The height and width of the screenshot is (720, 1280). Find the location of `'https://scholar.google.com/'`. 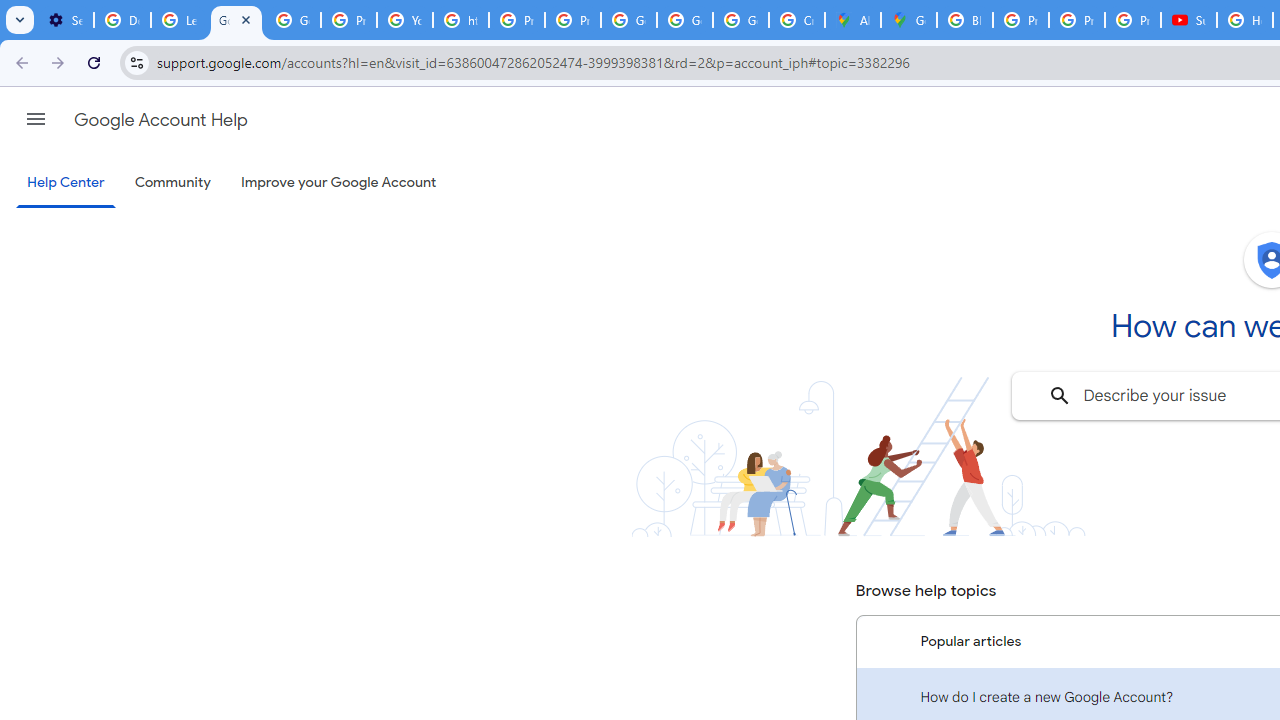

'https://scholar.google.com/' is located at coordinates (459, 20).